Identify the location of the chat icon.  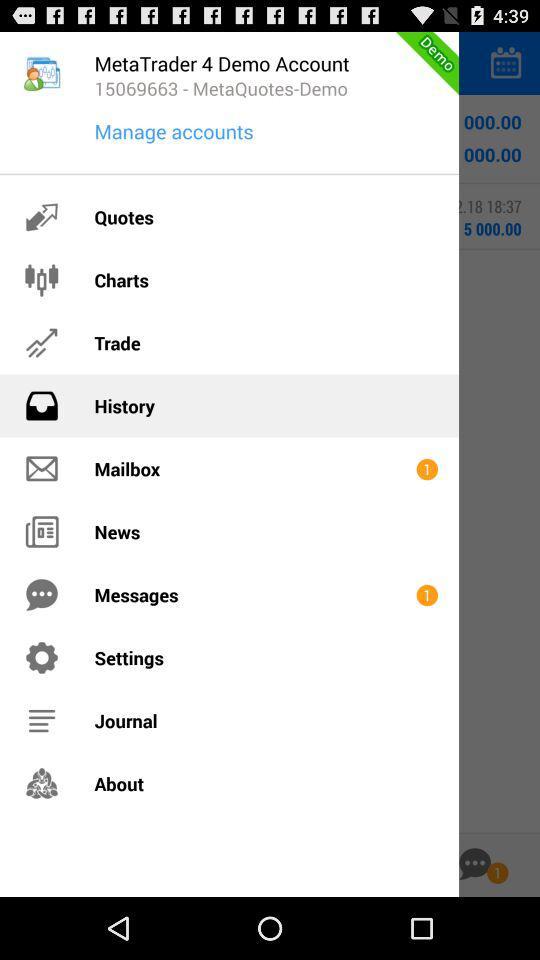
(474, 924).